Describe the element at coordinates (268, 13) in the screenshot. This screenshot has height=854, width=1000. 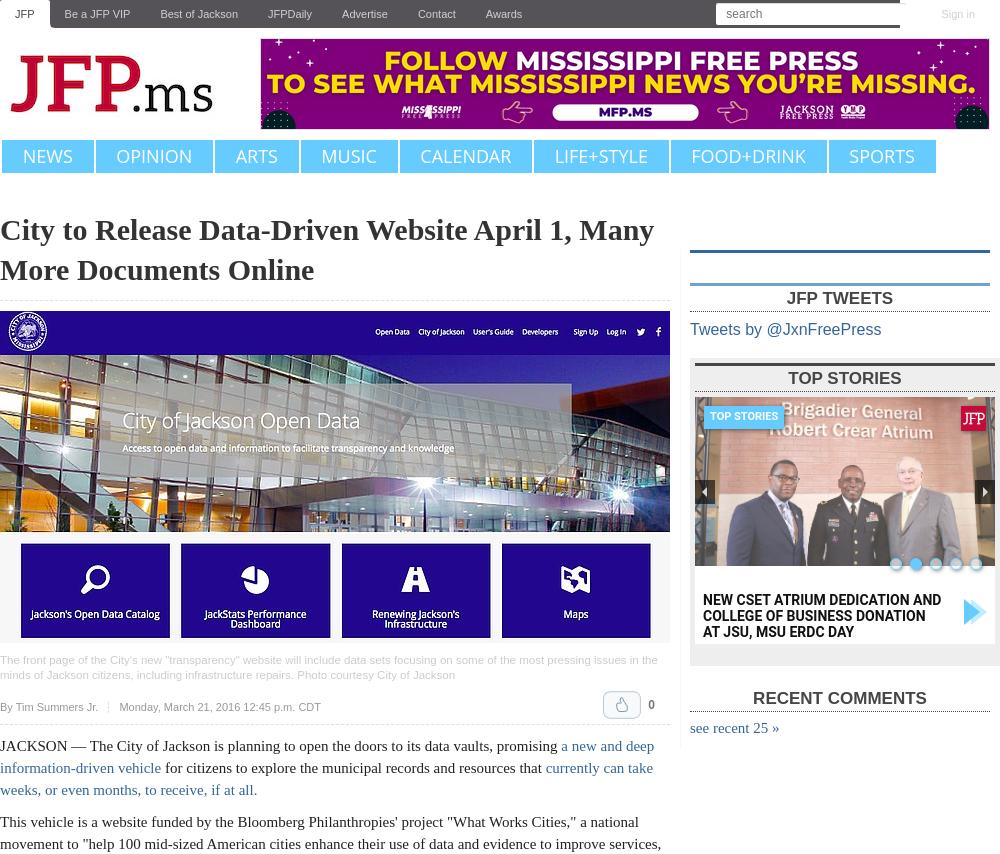
I see `'JFPDaily'` at that location.